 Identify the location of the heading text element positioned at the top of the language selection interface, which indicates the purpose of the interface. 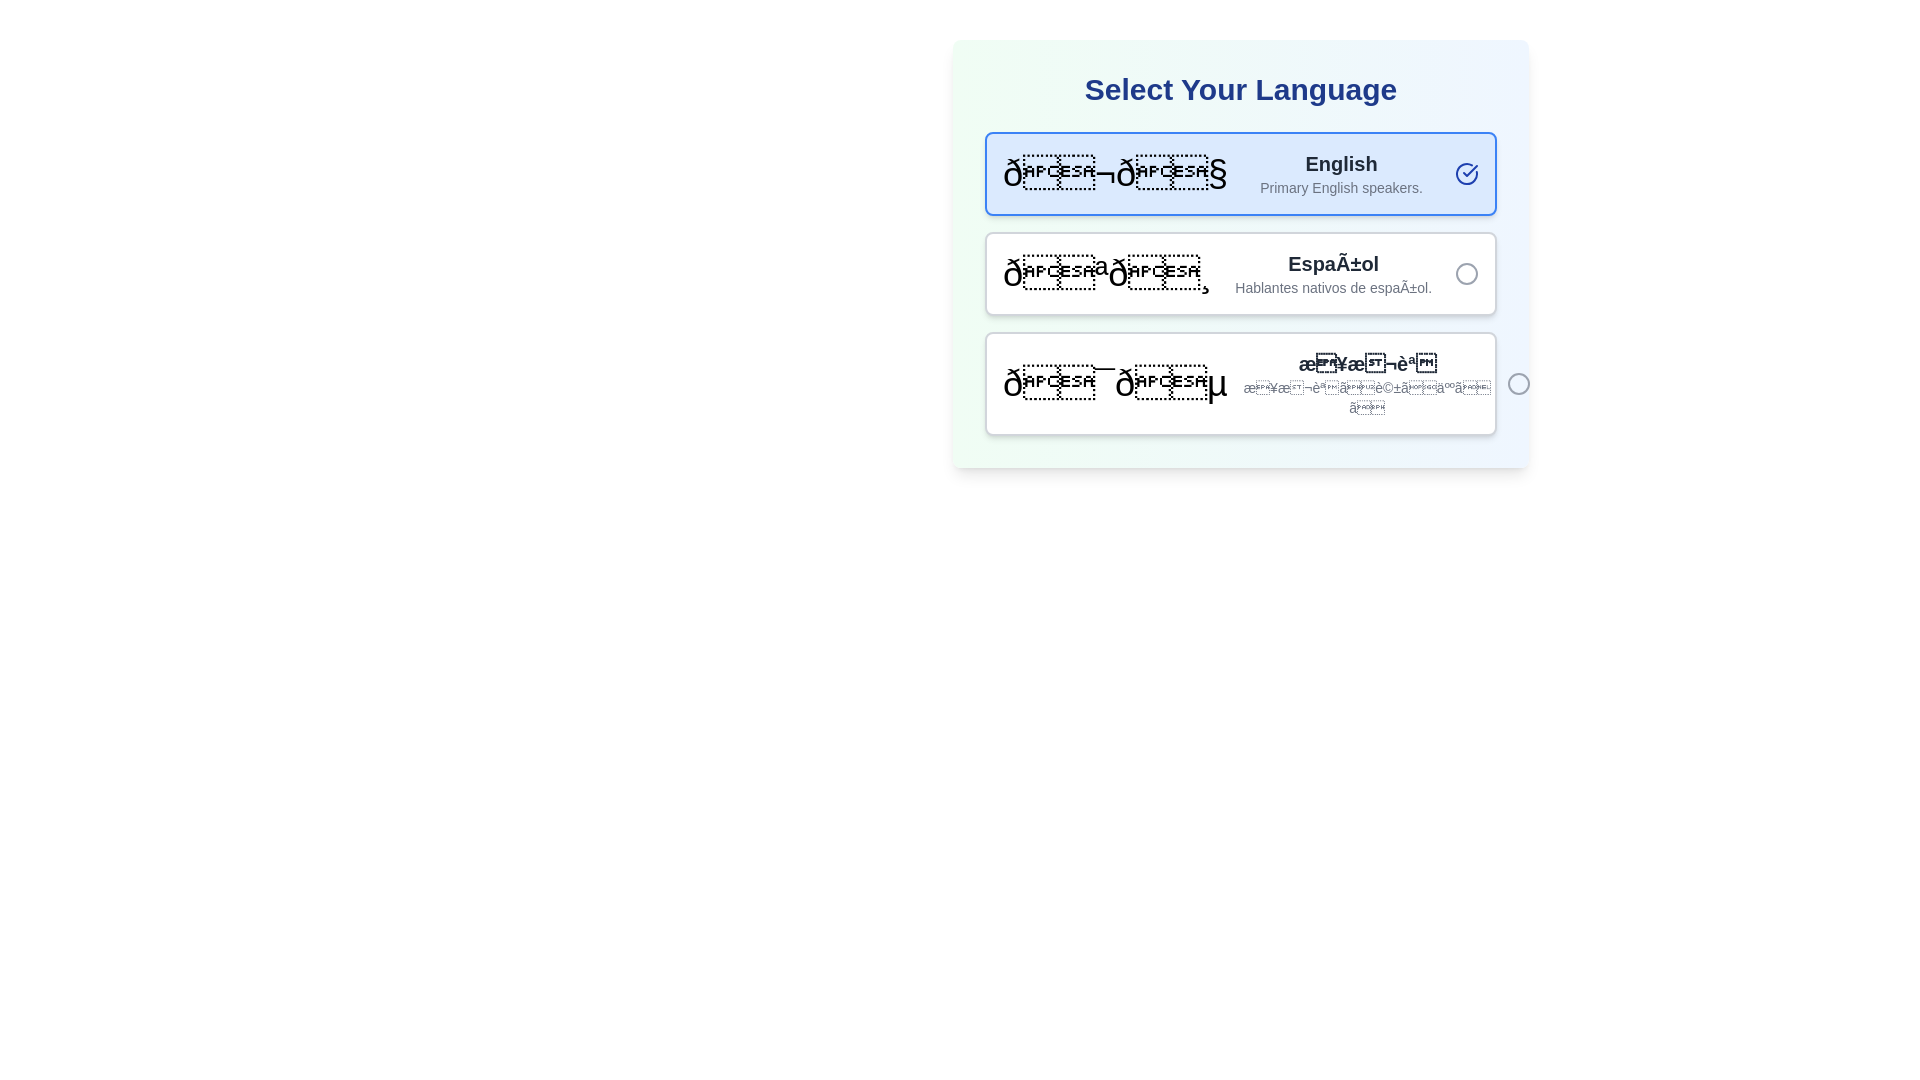
(1240, 88).